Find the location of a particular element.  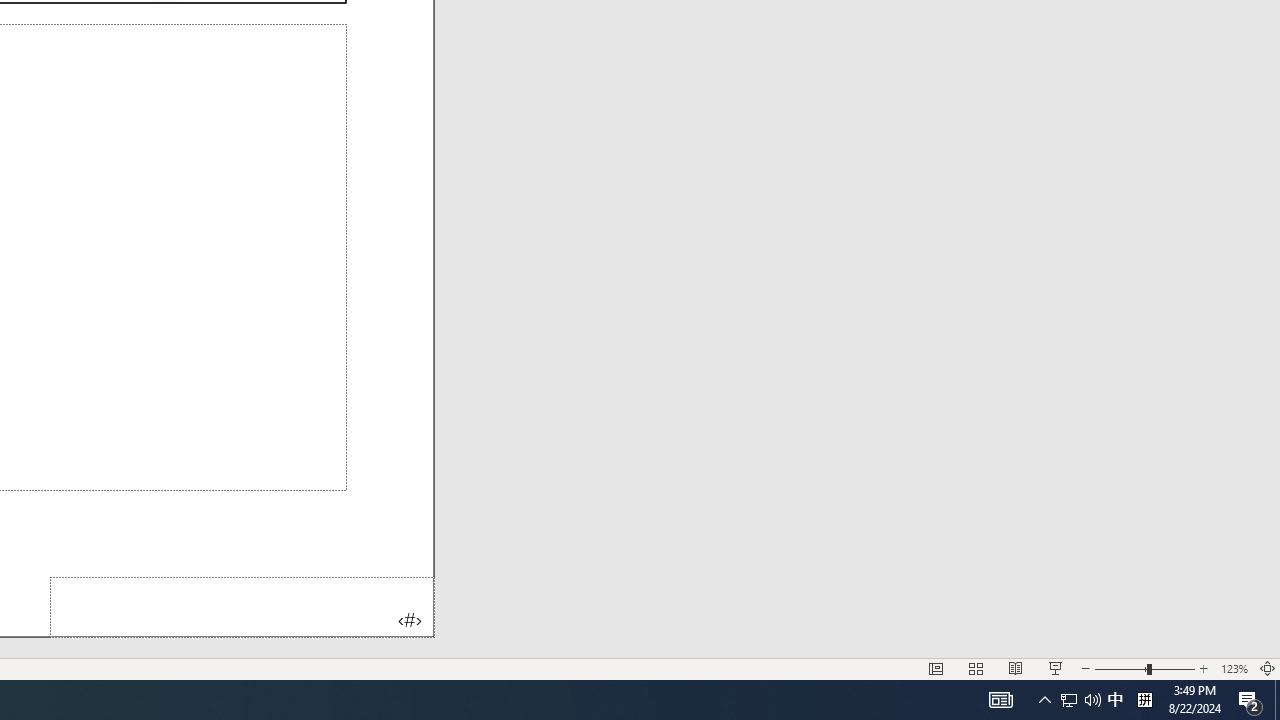

'Zoom 123%' is located at coordinates (1233, 669).